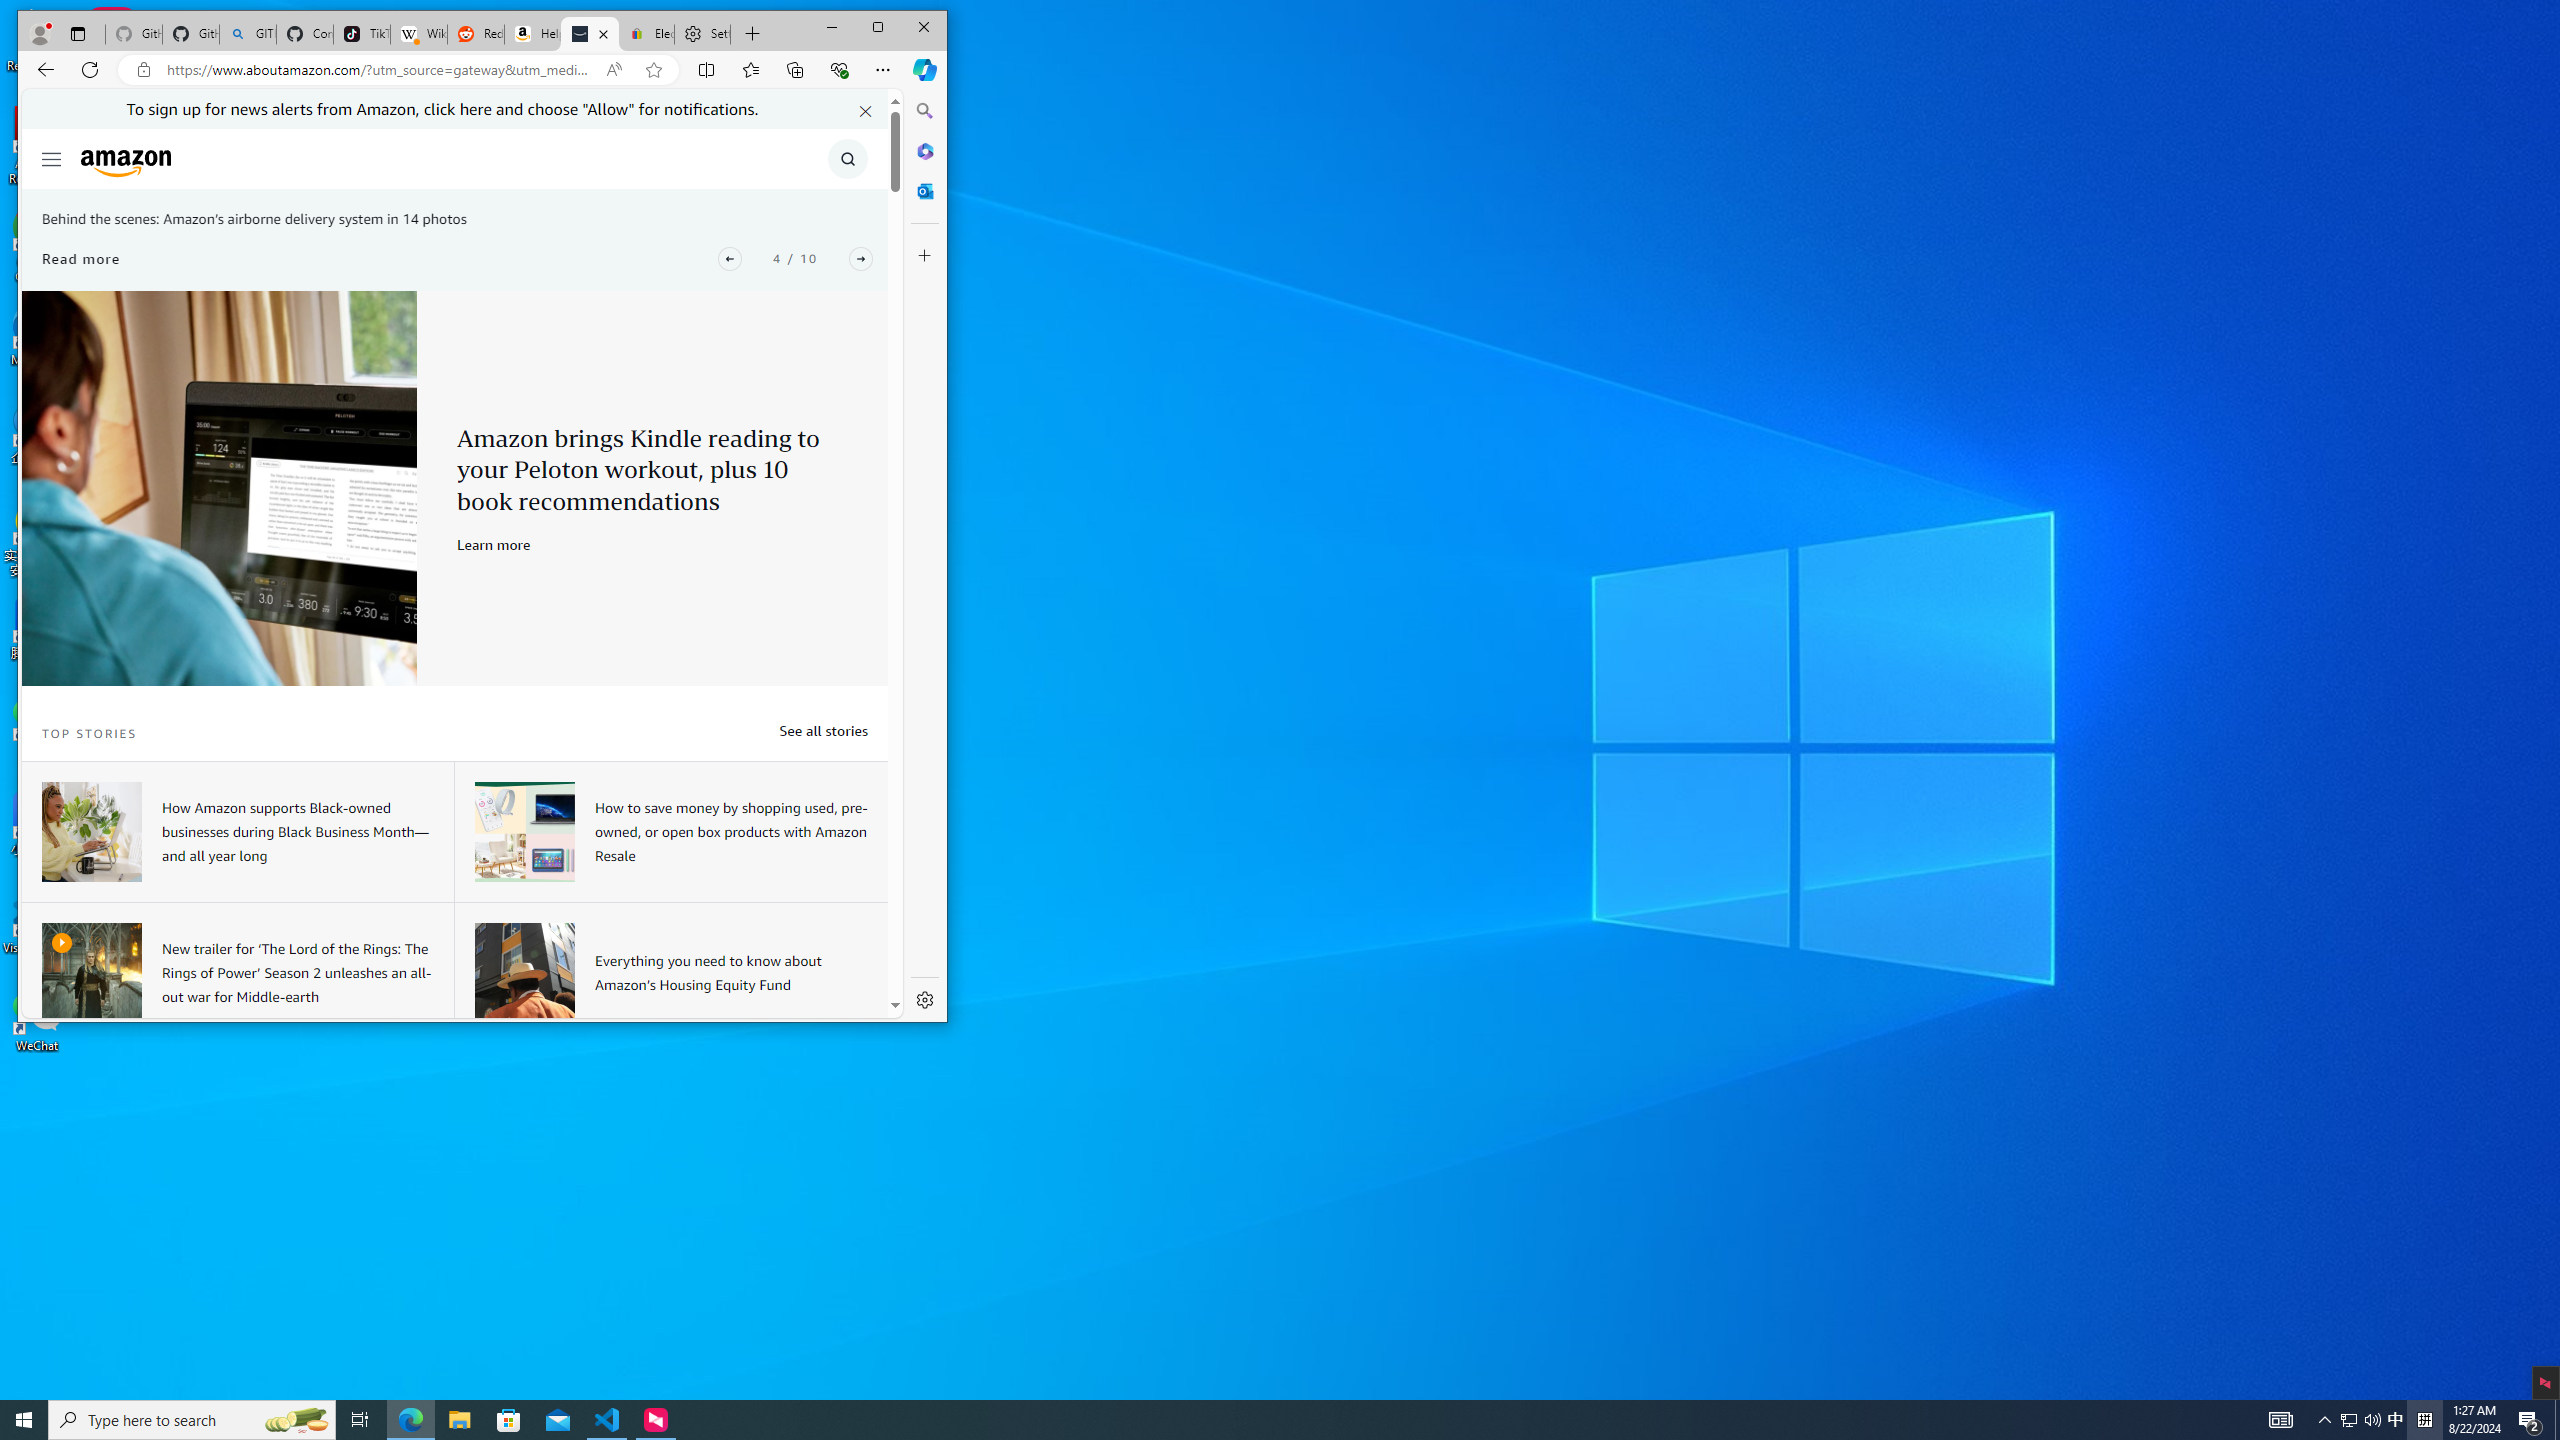  Describe the element at coordinates (2324, 1418) in the screenshot. I see `'Notification Chevron'` at that location.